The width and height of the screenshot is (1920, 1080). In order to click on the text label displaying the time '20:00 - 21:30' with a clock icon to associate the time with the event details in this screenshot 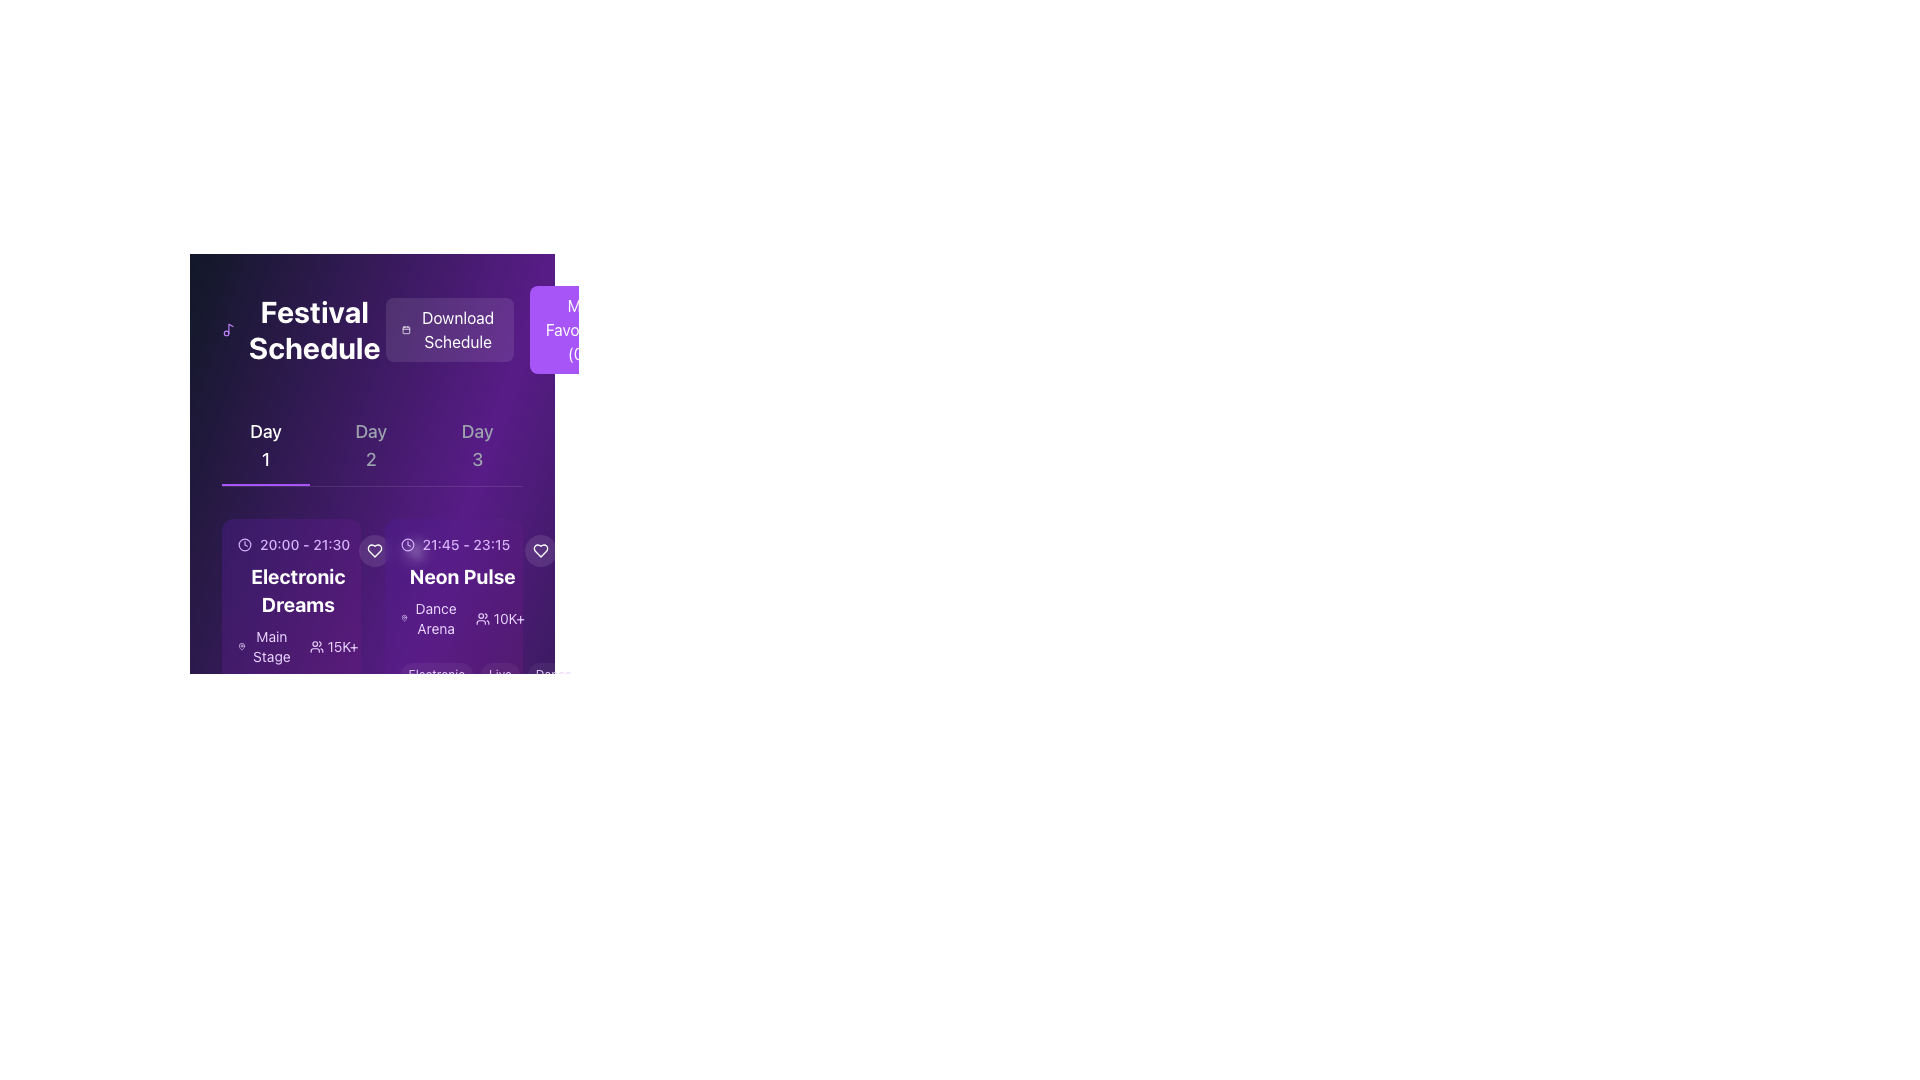, I will do `click(297, 544)`.